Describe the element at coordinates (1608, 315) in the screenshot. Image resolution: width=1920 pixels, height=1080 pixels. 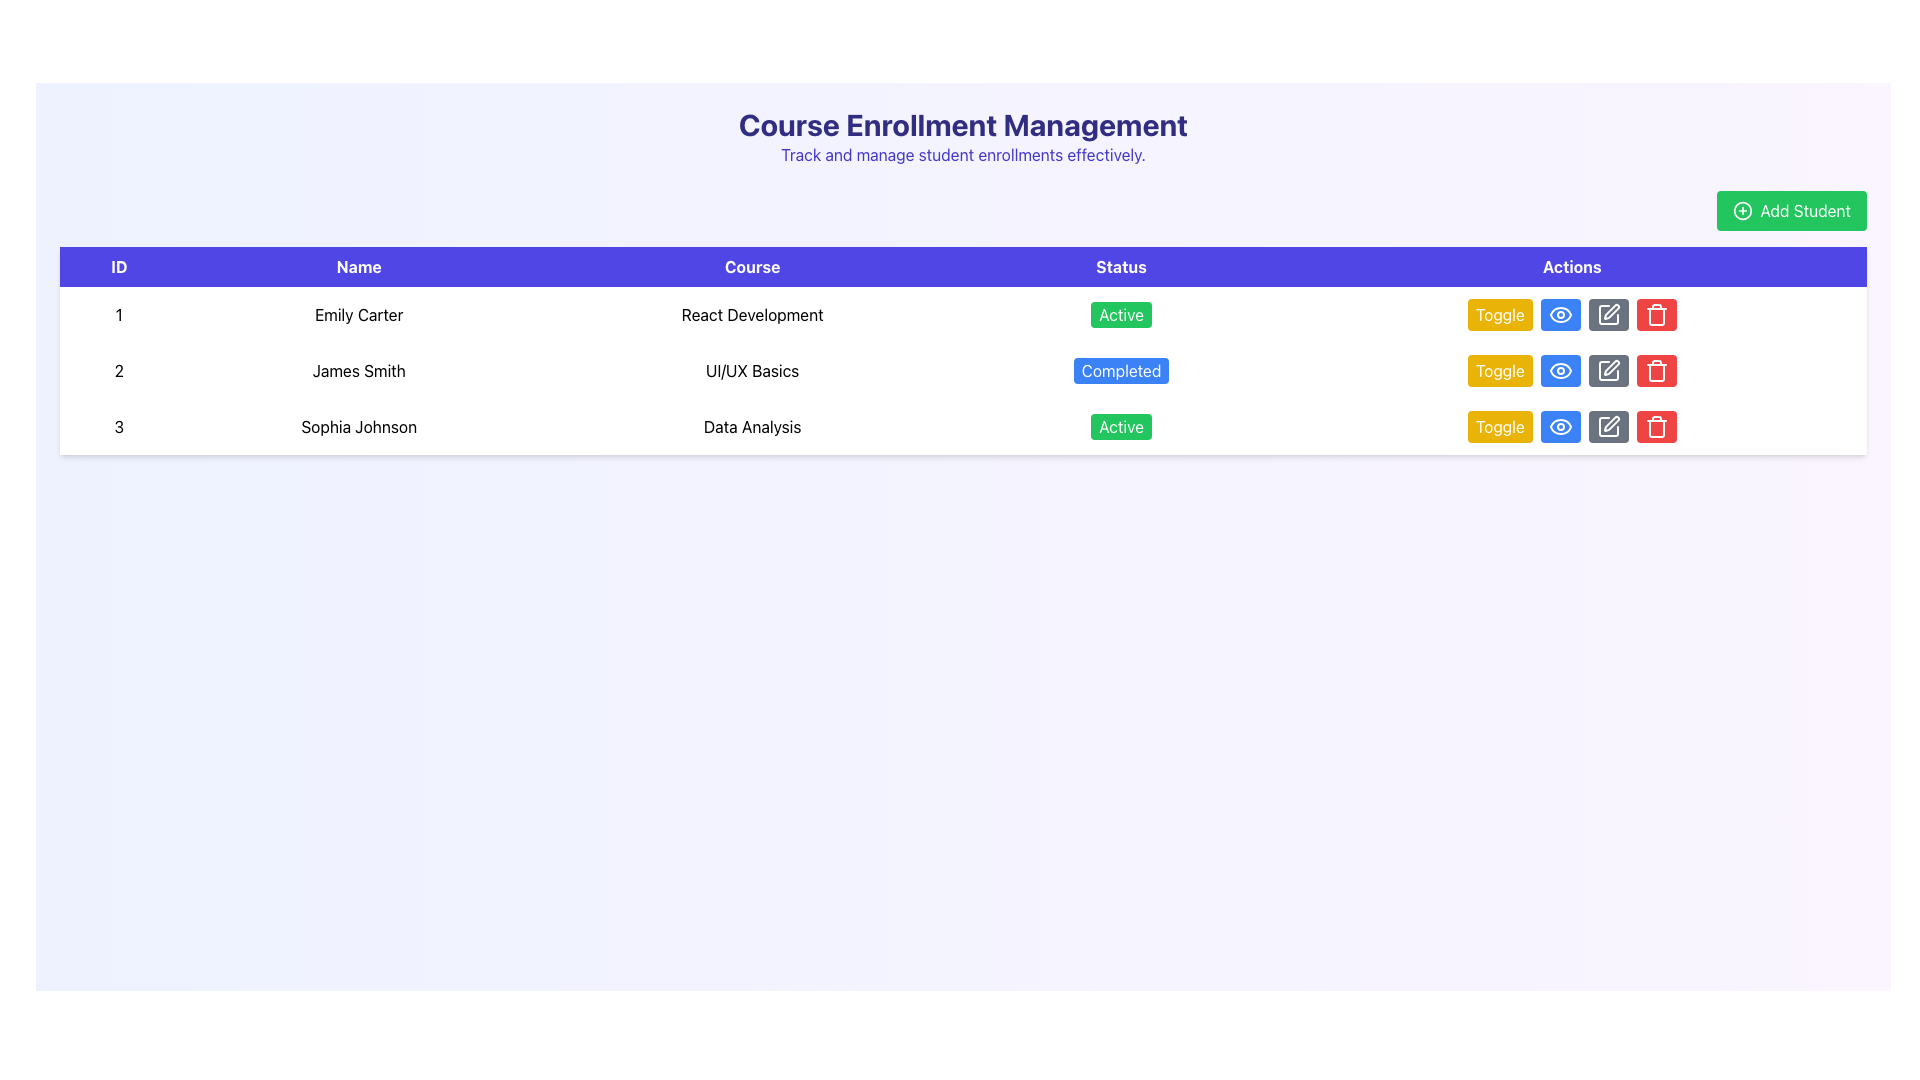
I see `the edit icon button located in the Actions column of the third row associated with Sophia Johnson's record` at that location.